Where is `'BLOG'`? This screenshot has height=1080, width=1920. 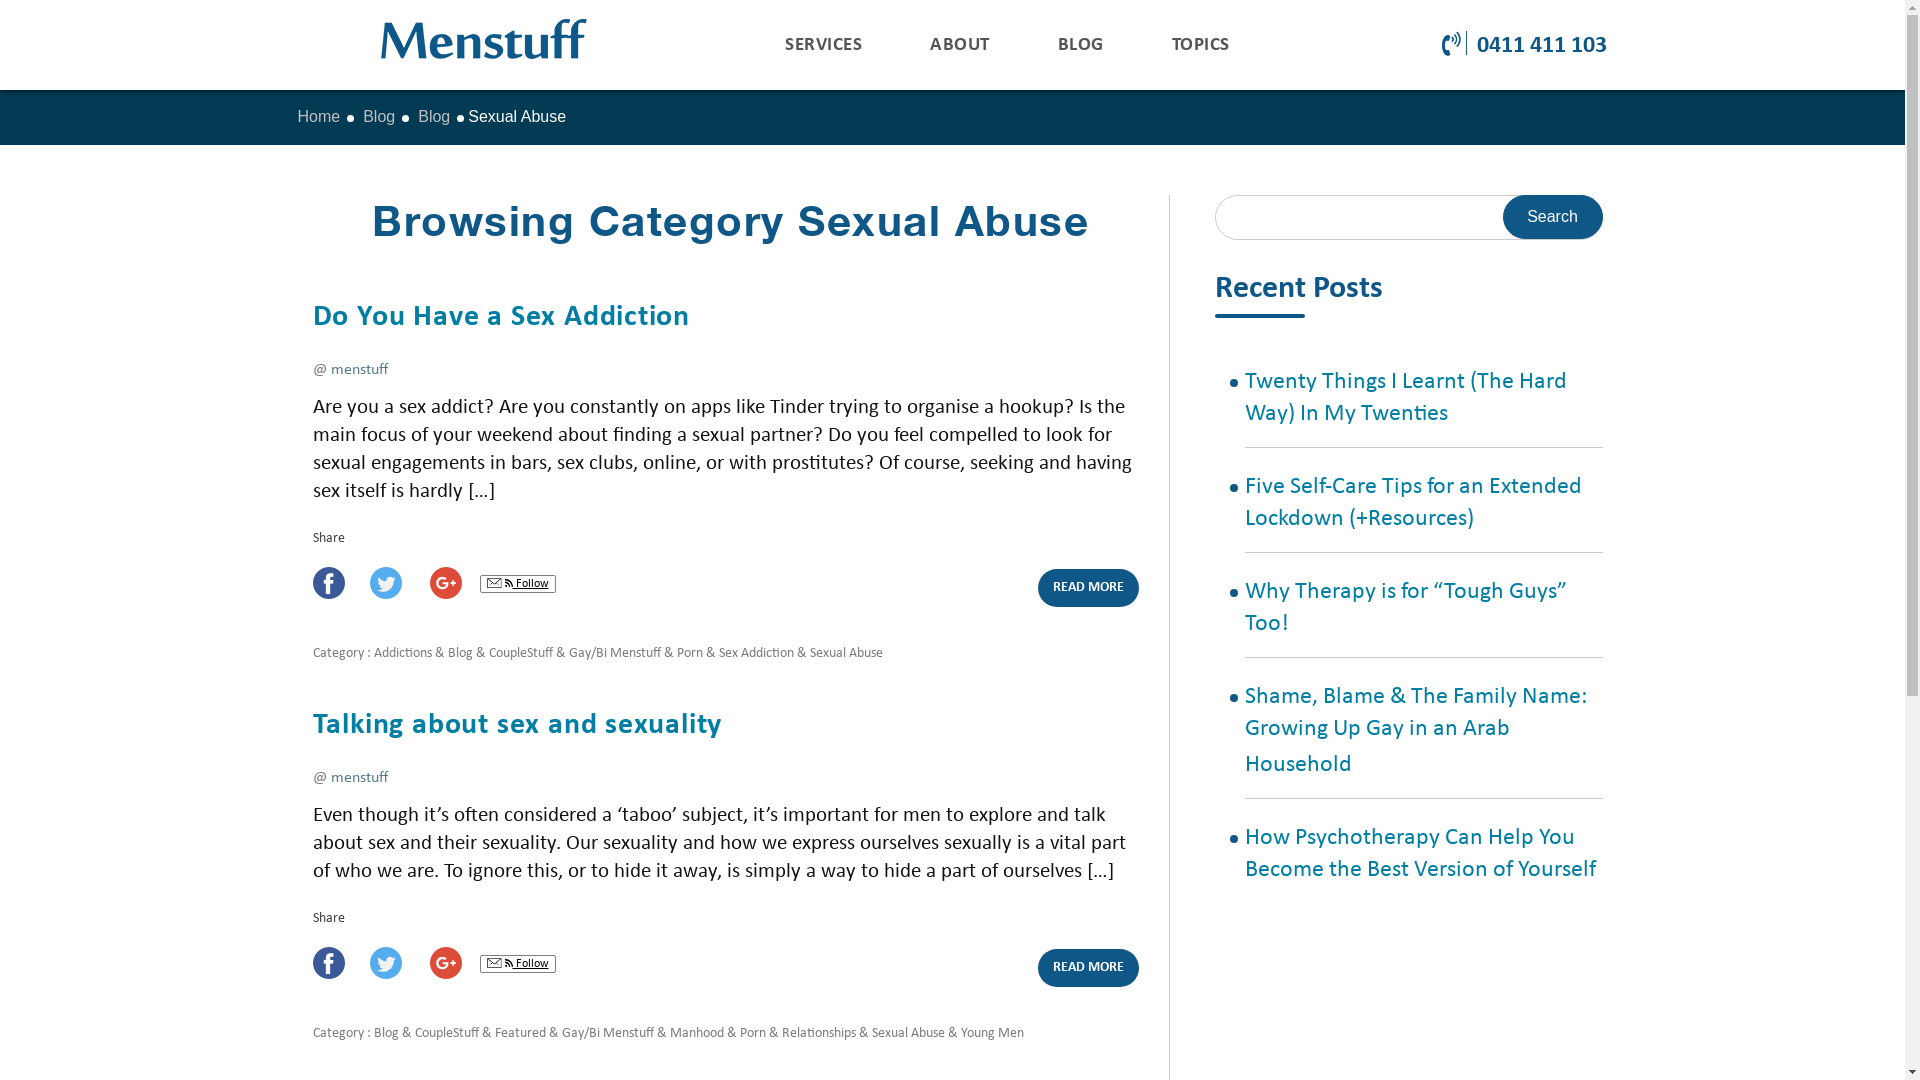
'BLOG' is located at coordinates (1079, 45).